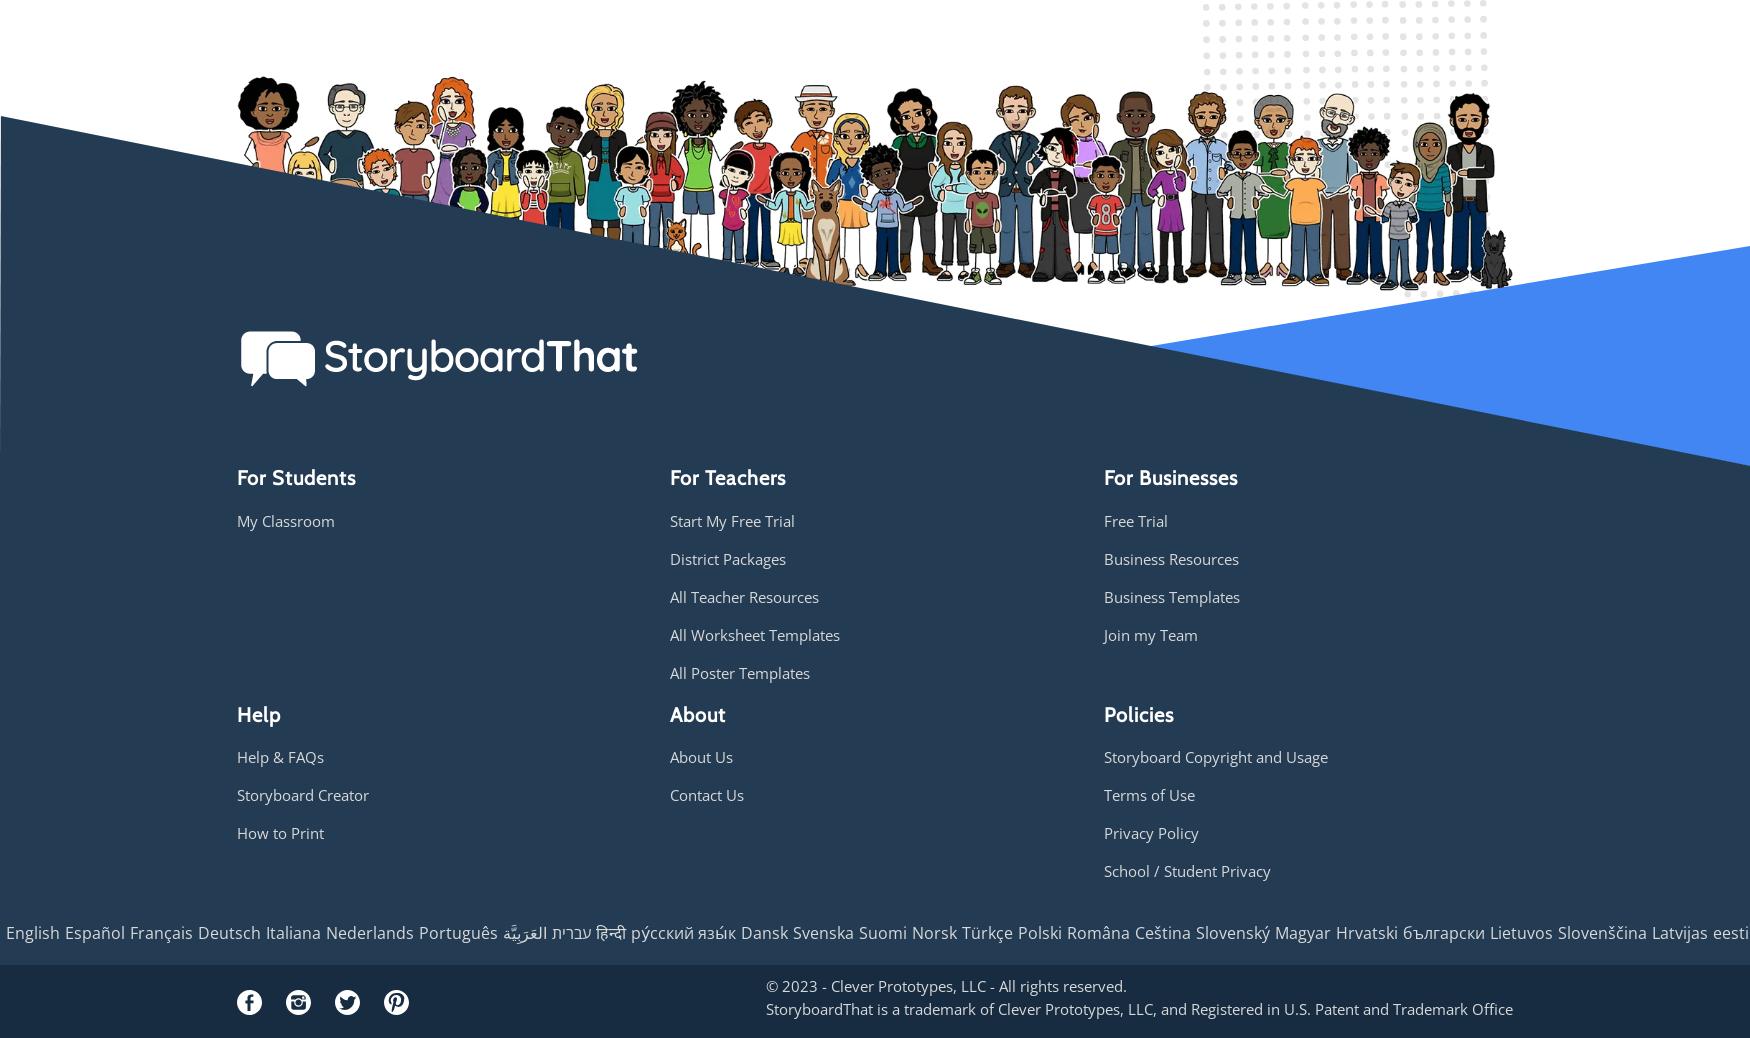 The height and width of the screenshot is (1038, 1750). What do you see at coordinates (933, 932) in the screenshot?
I see `'Norsk'` at bounding box center [933, 932].